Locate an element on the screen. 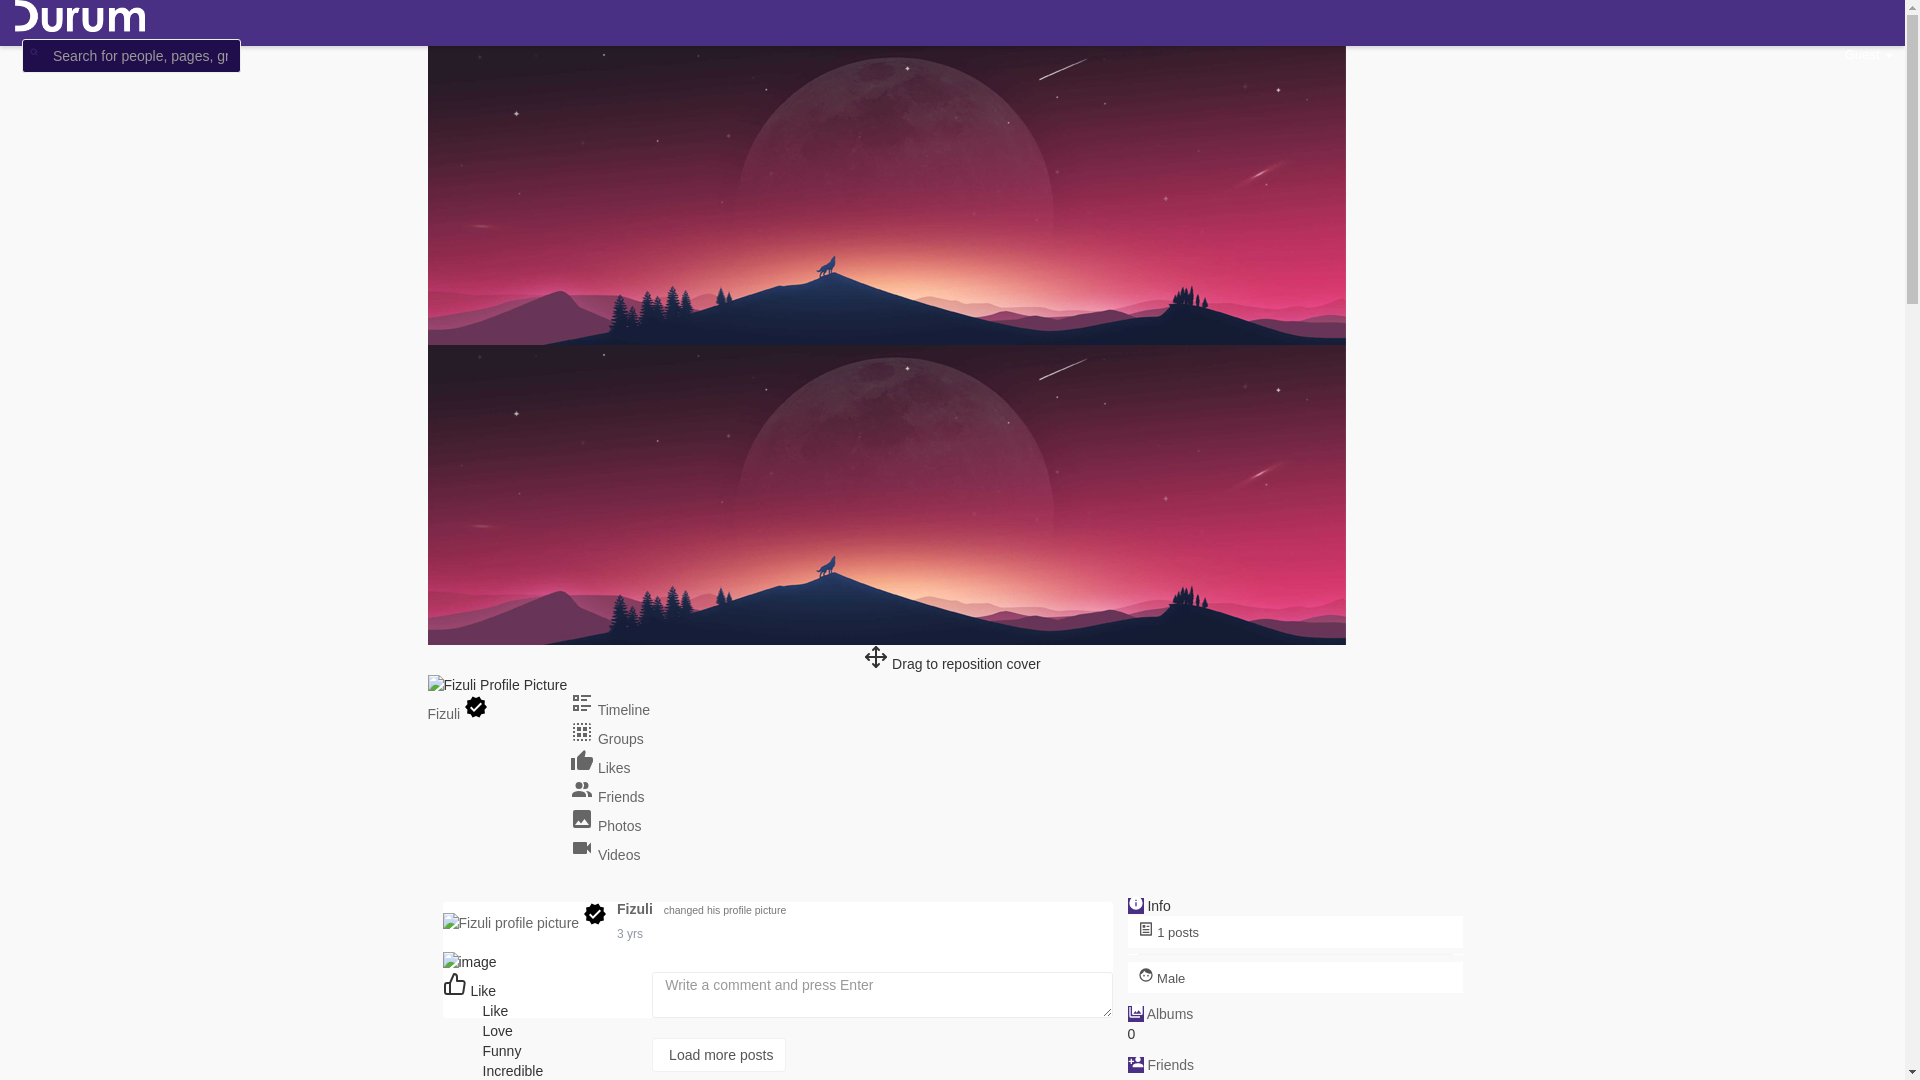 The width and height of the screenshot is (1920, 1080). 'Photos' is located at coordinates (604, 825).